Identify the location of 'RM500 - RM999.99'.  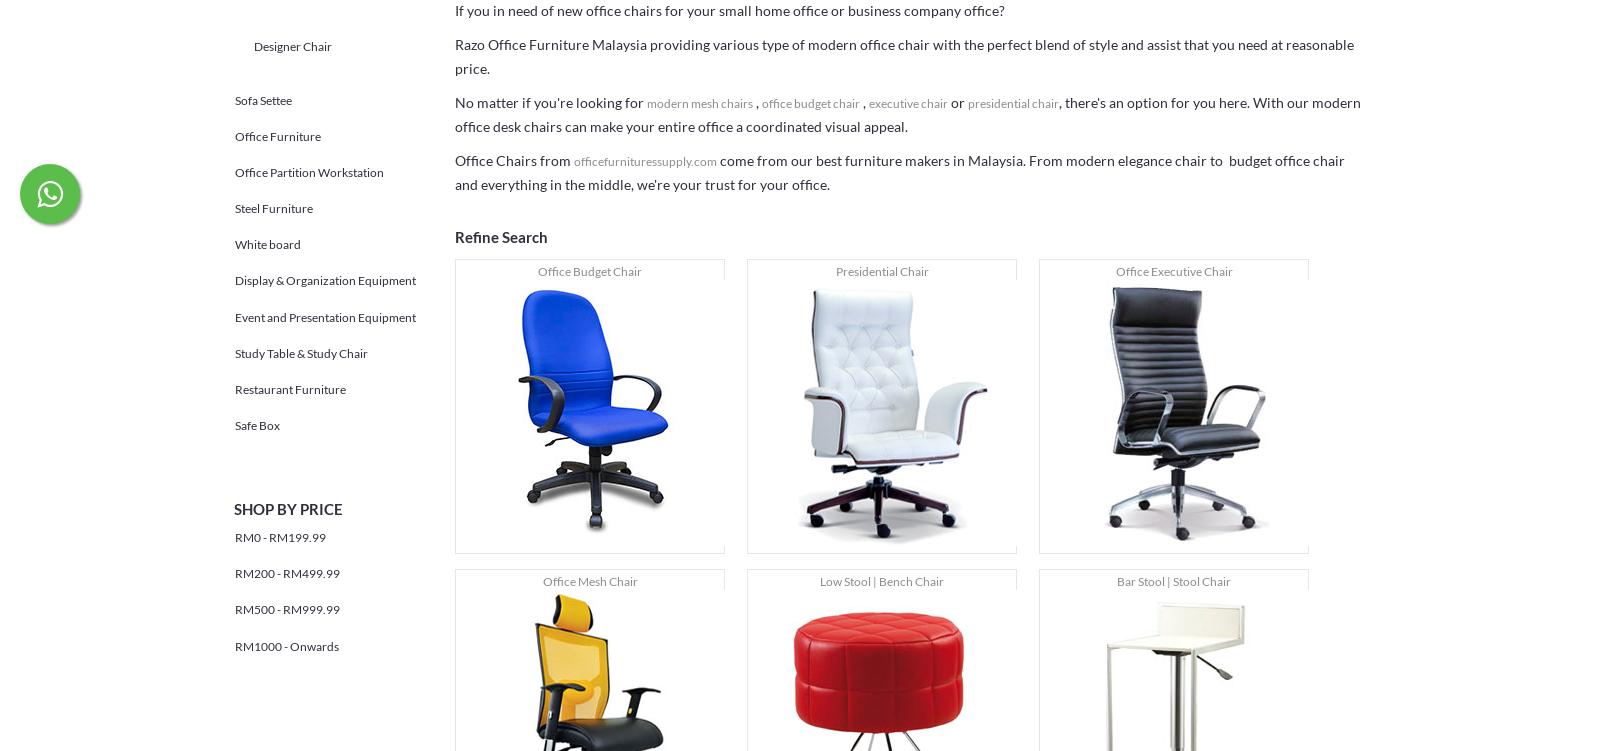
(287, 609).